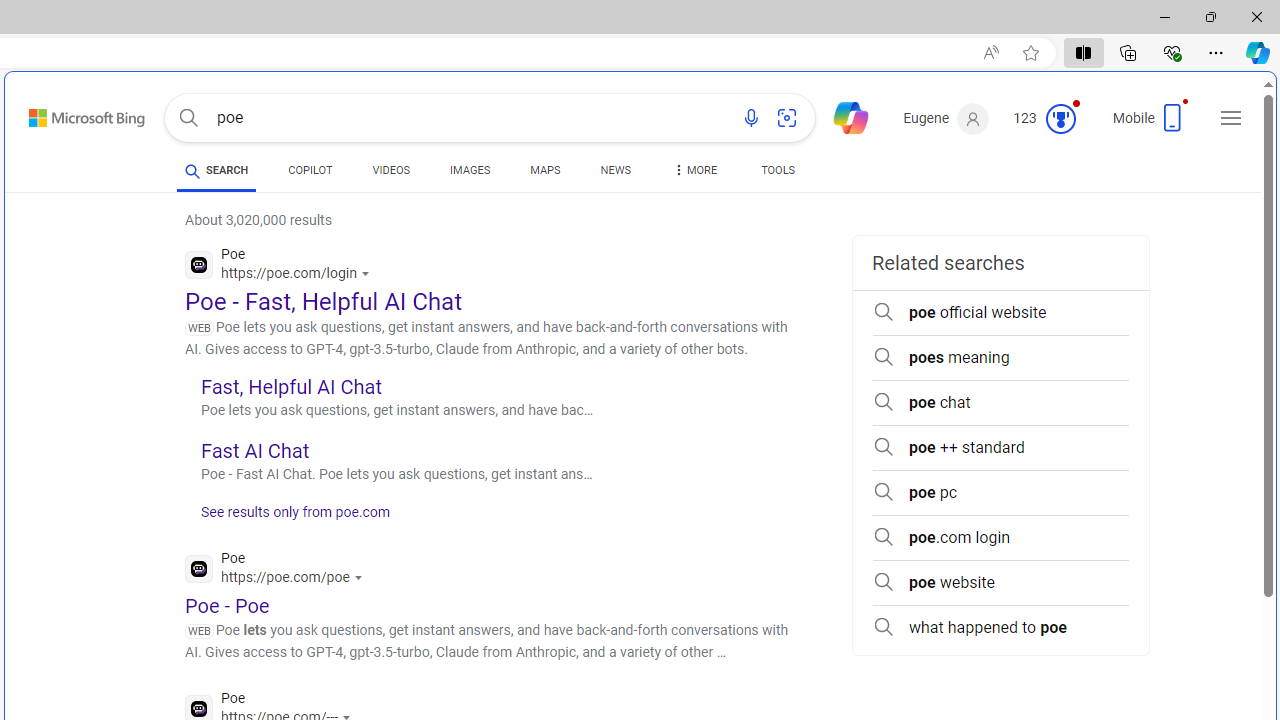 The width and height of the screenshot is (1280, 720). What do you see at coordinates (360, 577) in the screenshot?
I see `'Actions for this site'` at bounding box center [360, 577].